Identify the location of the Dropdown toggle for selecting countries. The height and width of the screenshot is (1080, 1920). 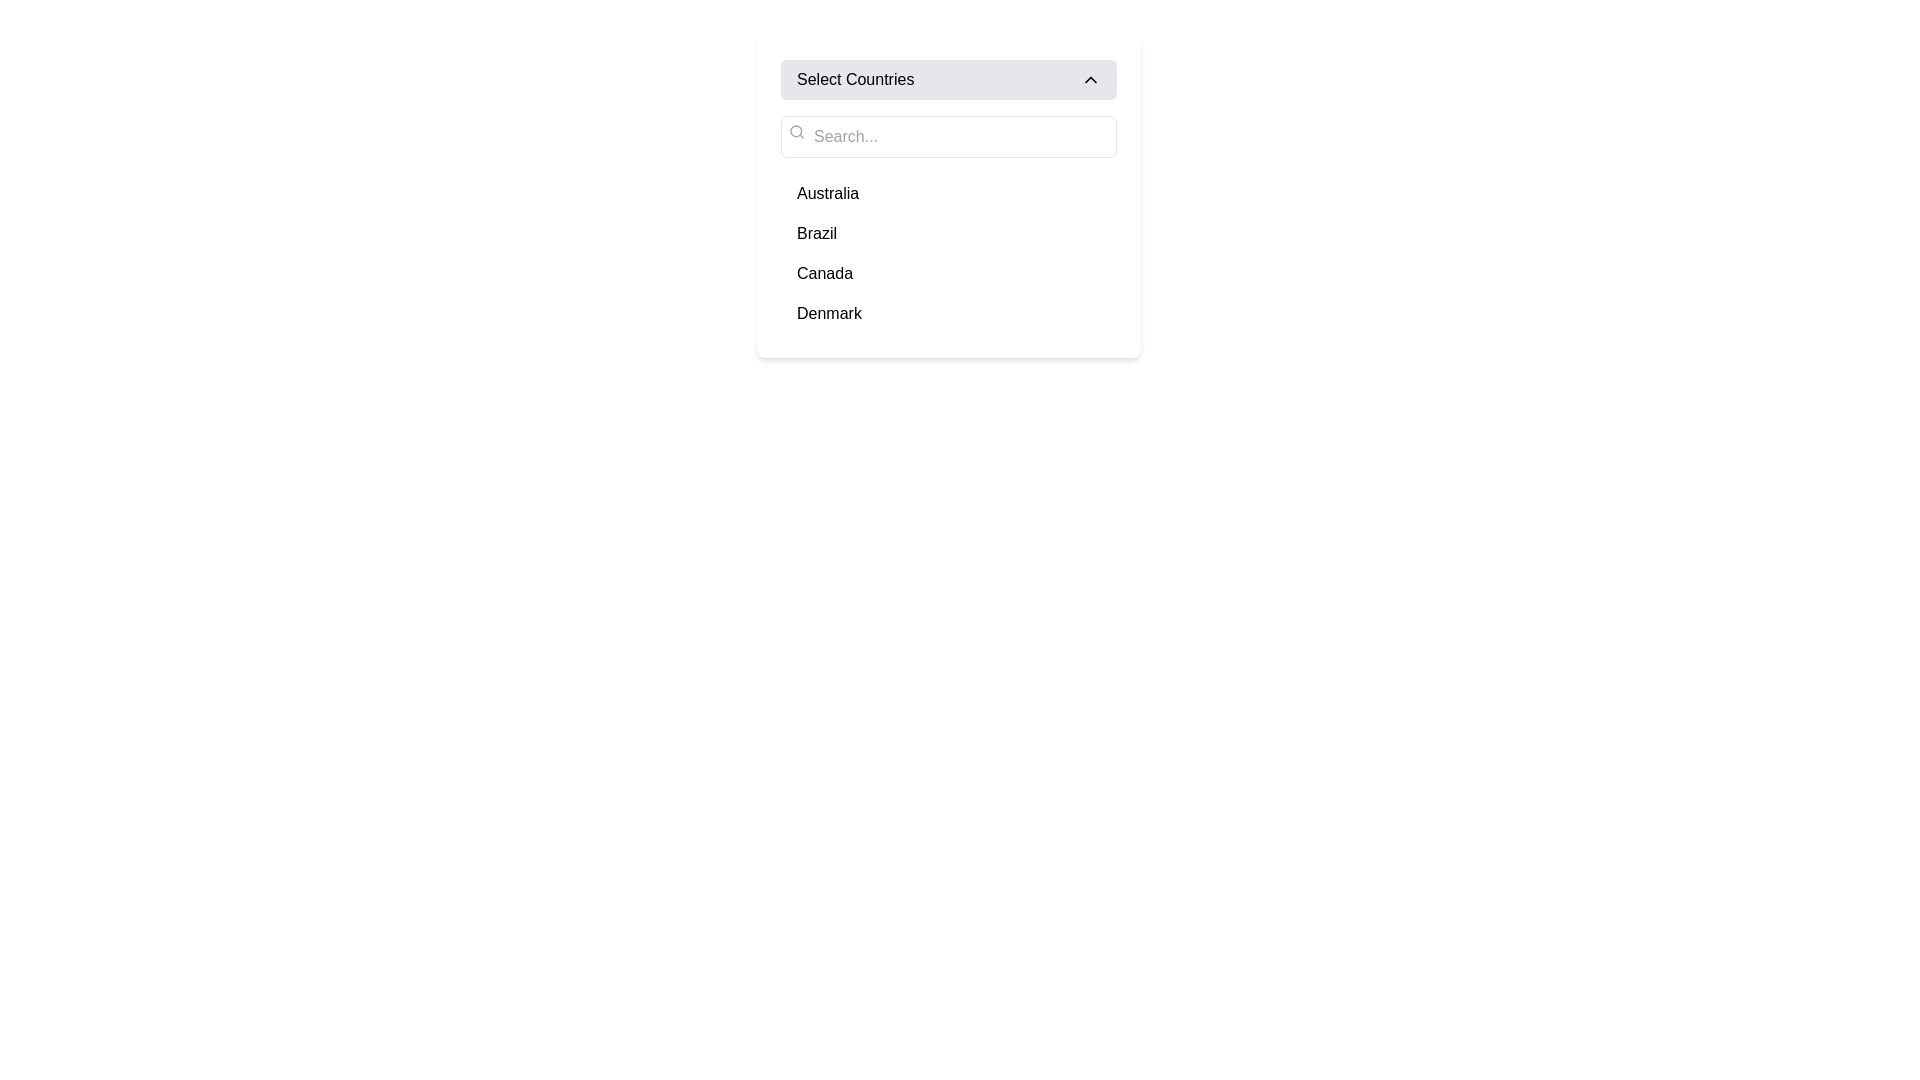
(948, 79).